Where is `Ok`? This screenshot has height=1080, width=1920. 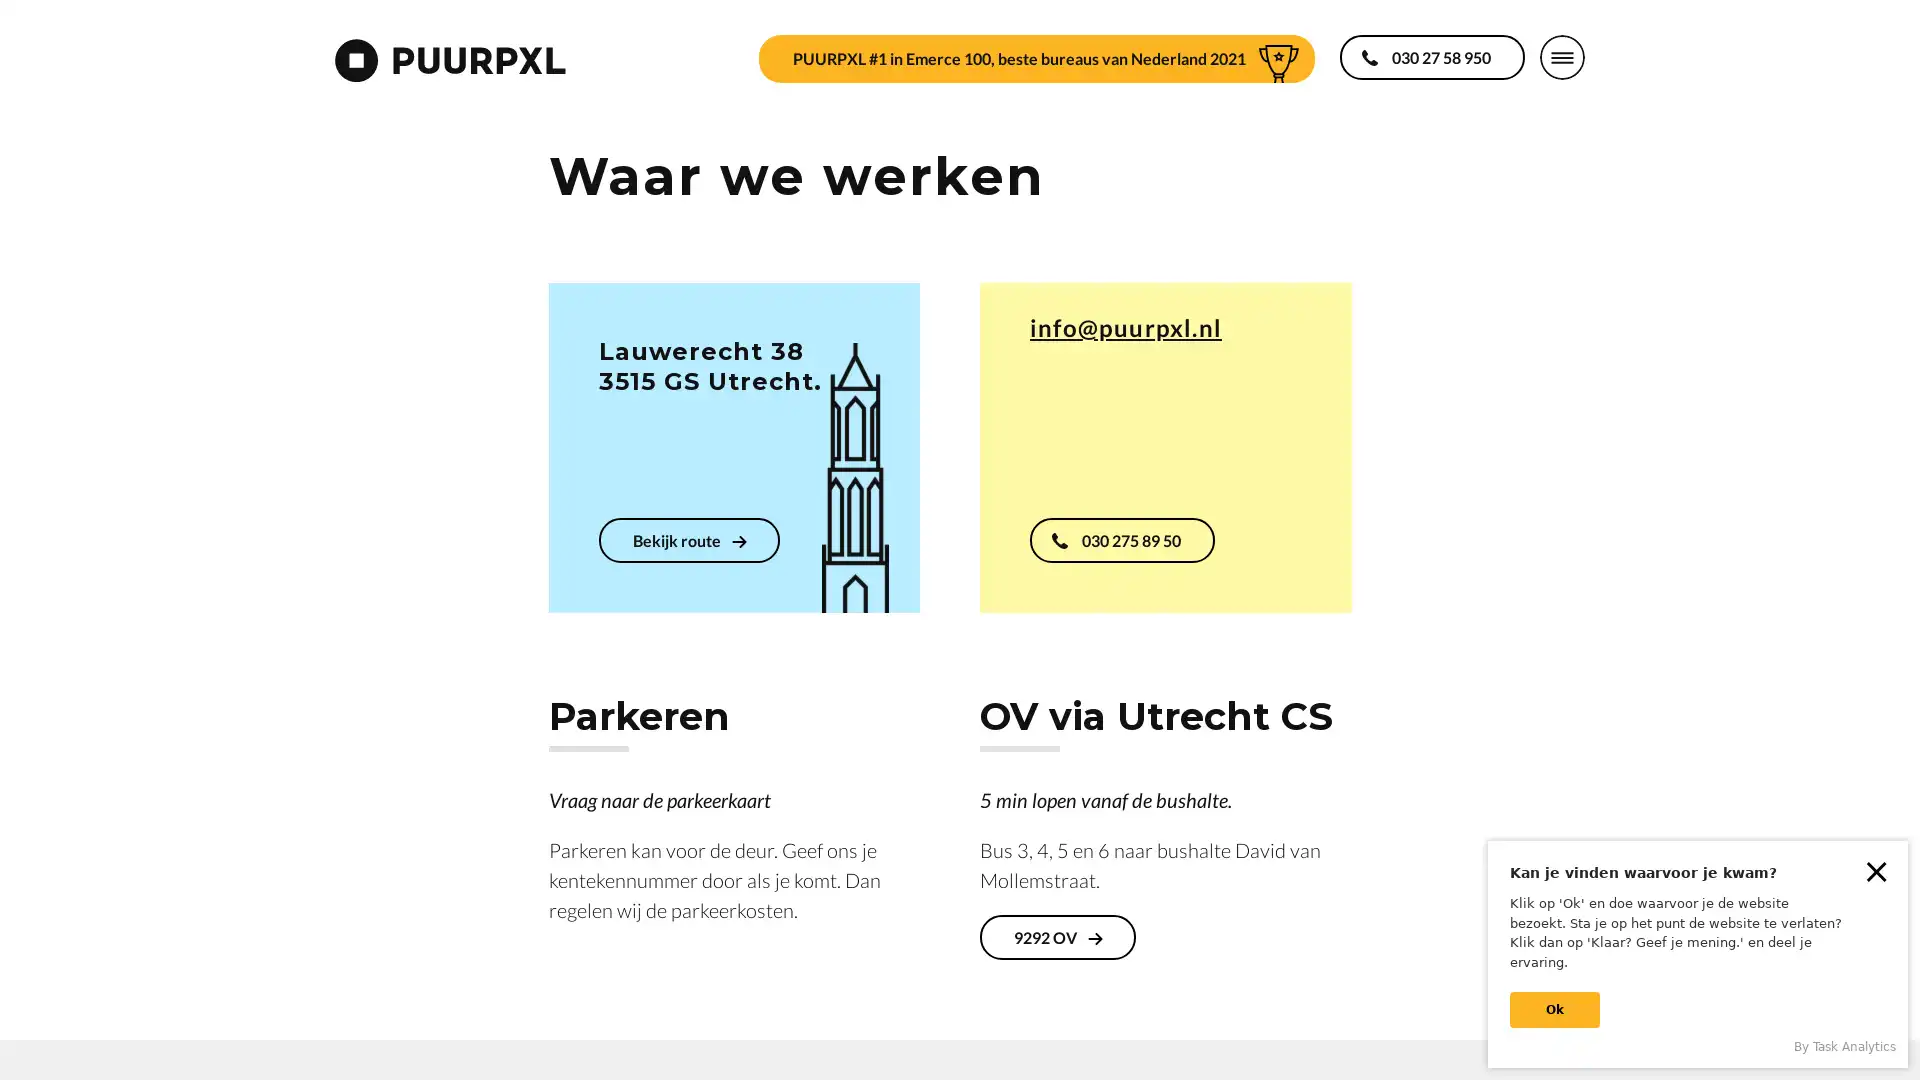 Ok is located at coordinates (1554, 1010).